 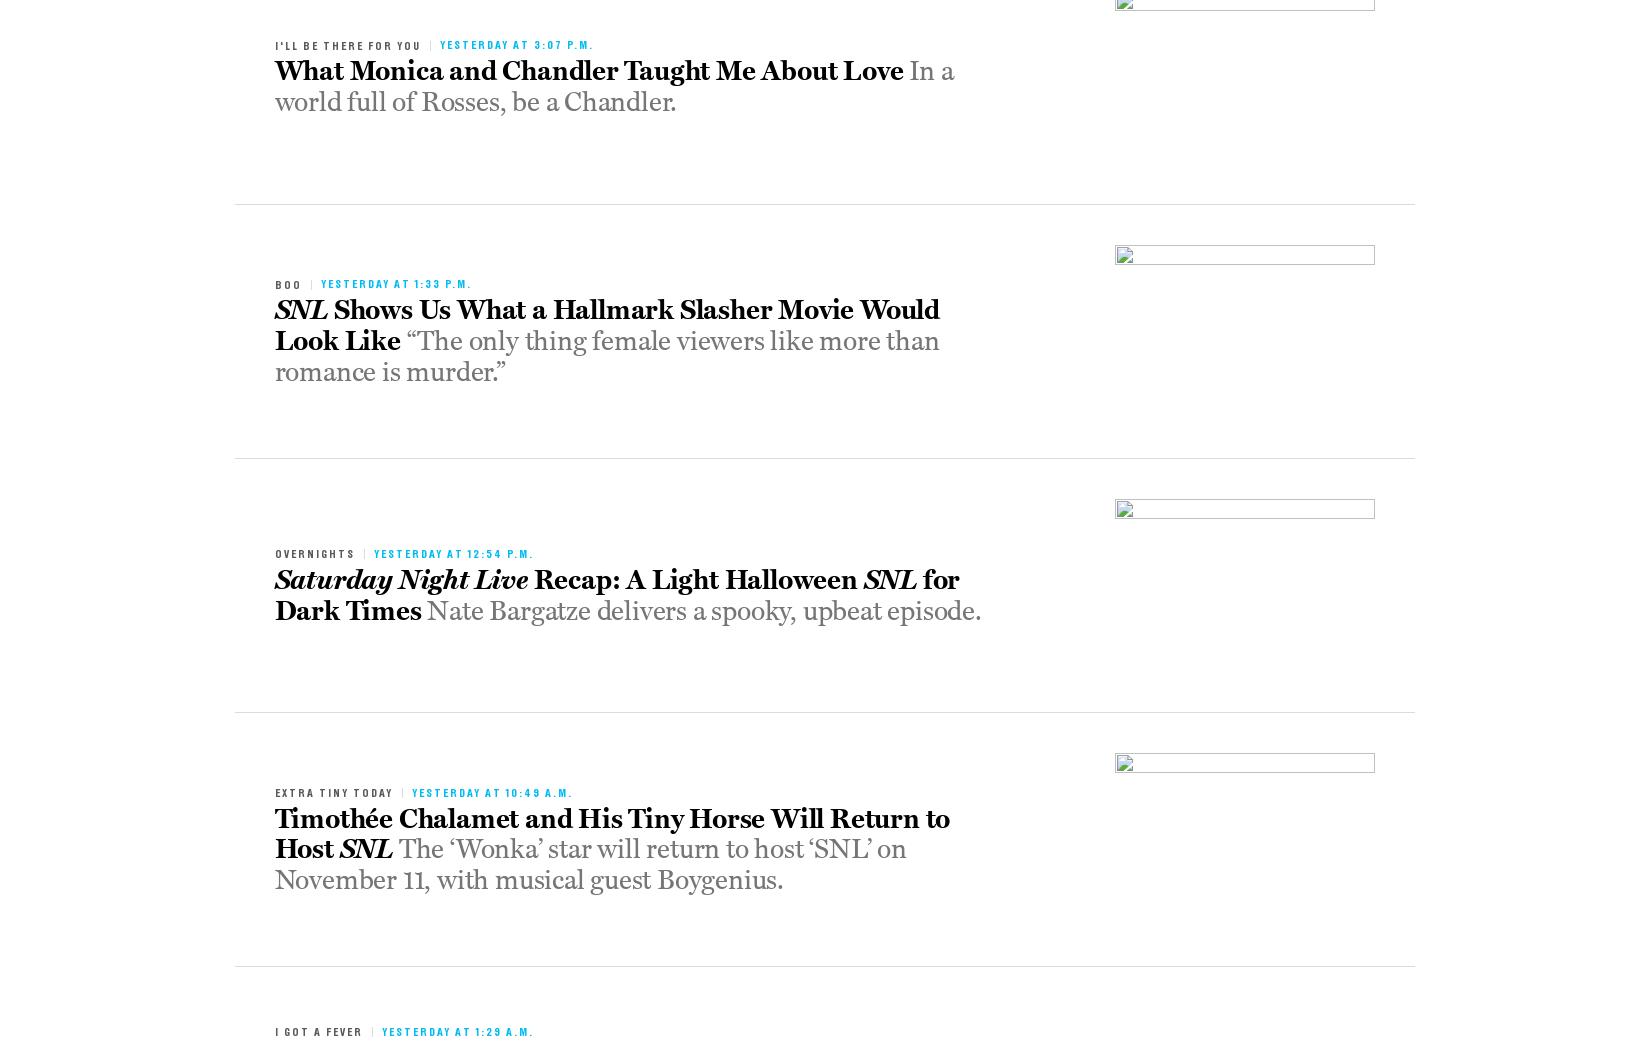 What do you see at coordinates (274, 325) in the screenshot?
I see `'Shows Us What a Hallmark Slasher Movie Would Look Like'` at bounding box center [274, 325].